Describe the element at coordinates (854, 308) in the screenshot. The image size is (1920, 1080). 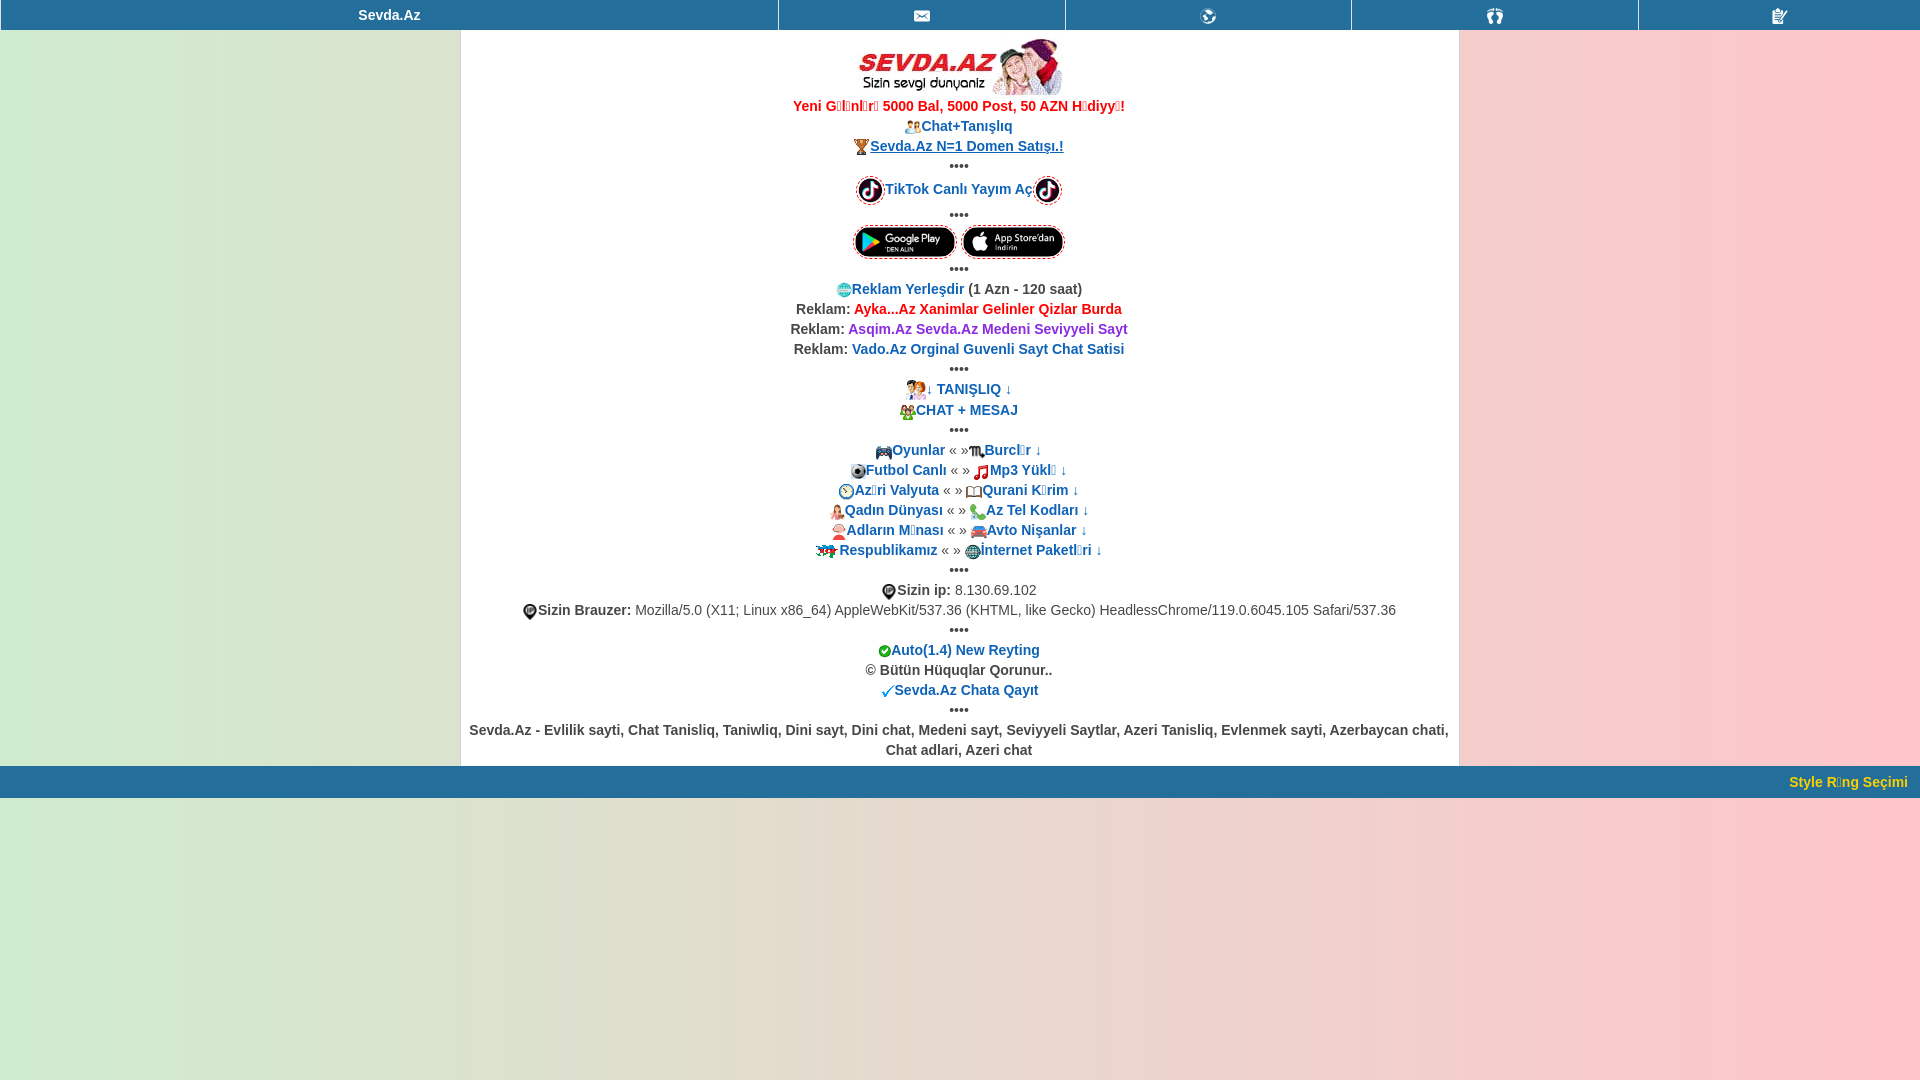
I see `'Ayka...Az Xanimlar Gelinler Qizlar Burda'` at that location.